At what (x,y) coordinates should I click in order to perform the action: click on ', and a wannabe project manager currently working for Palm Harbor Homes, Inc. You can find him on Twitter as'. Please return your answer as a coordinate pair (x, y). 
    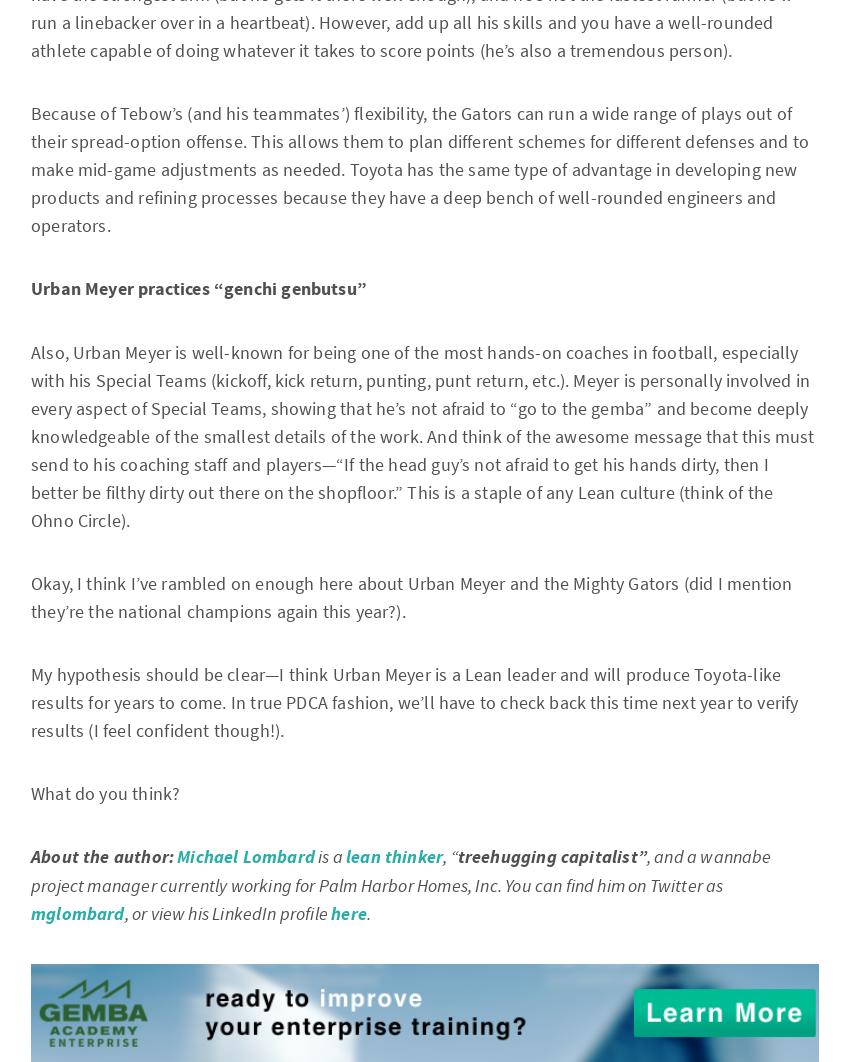
    Looking at the image, I should click on (30, 870).